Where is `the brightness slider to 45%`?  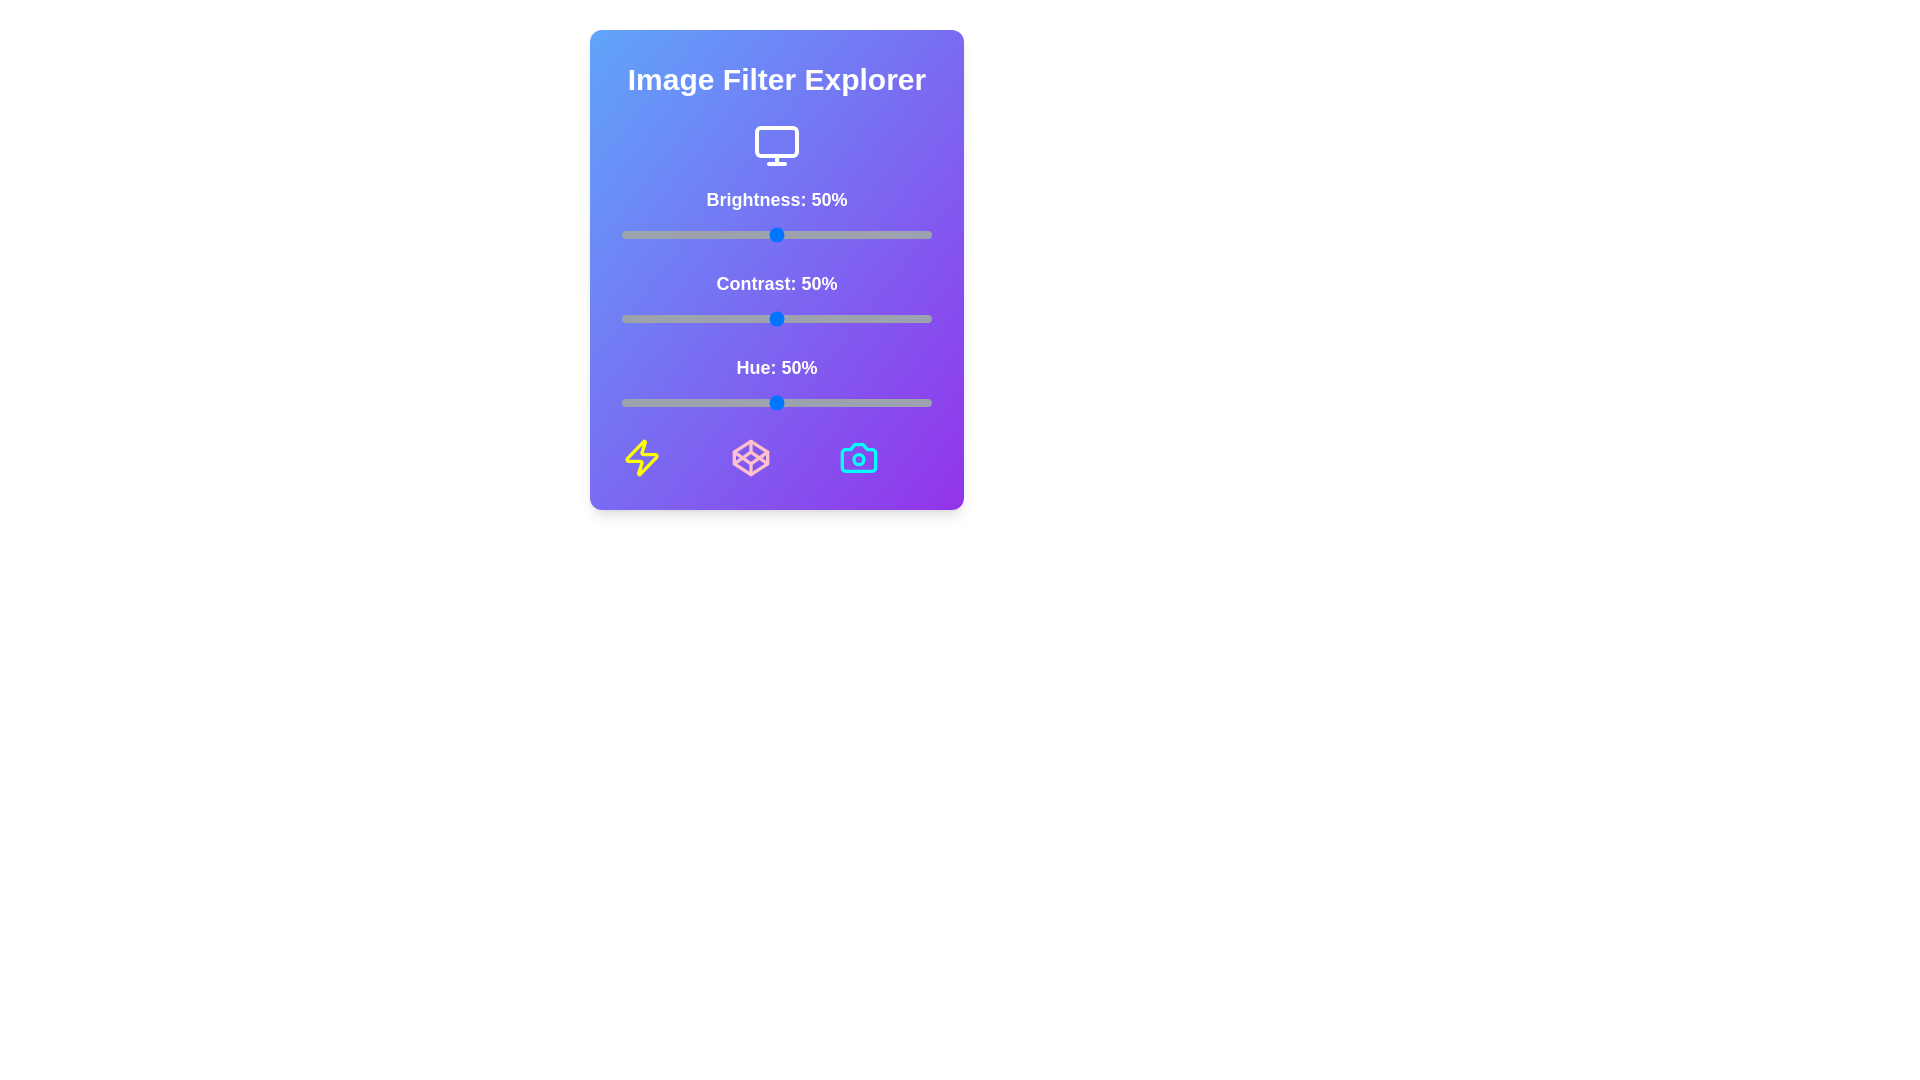
the brightness slider to 45% is located at coordinates (760, 234).